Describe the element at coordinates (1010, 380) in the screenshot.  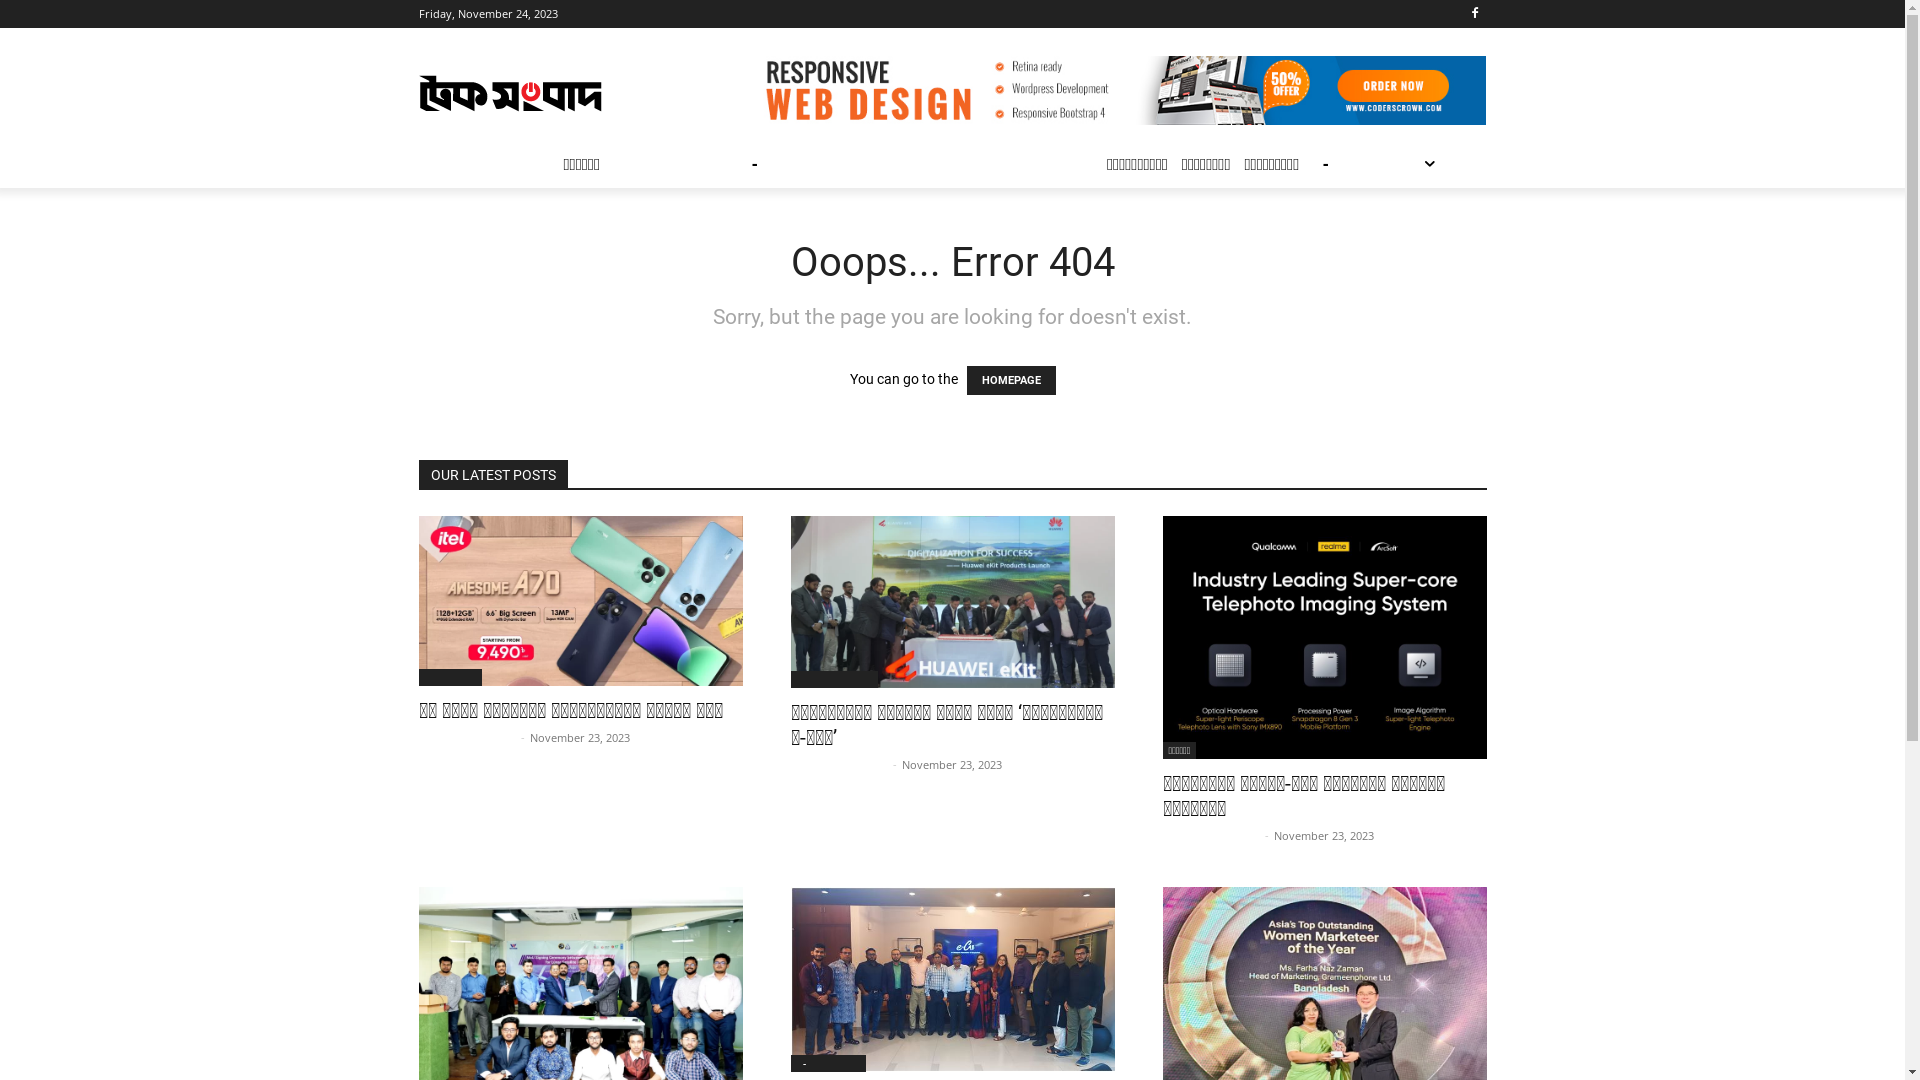
I see `'HOMEPAGE'` at that location.